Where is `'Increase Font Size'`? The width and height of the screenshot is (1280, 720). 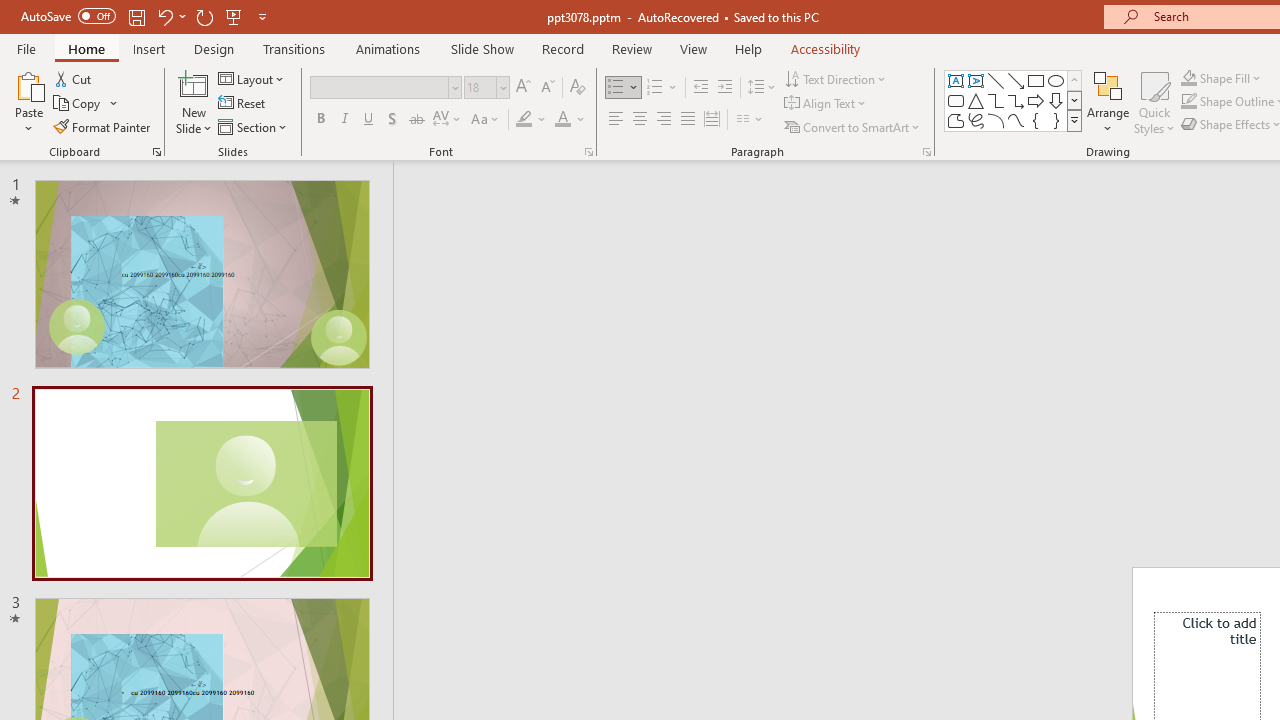
'Increase Font Size' is located at coordinates (522, 86).